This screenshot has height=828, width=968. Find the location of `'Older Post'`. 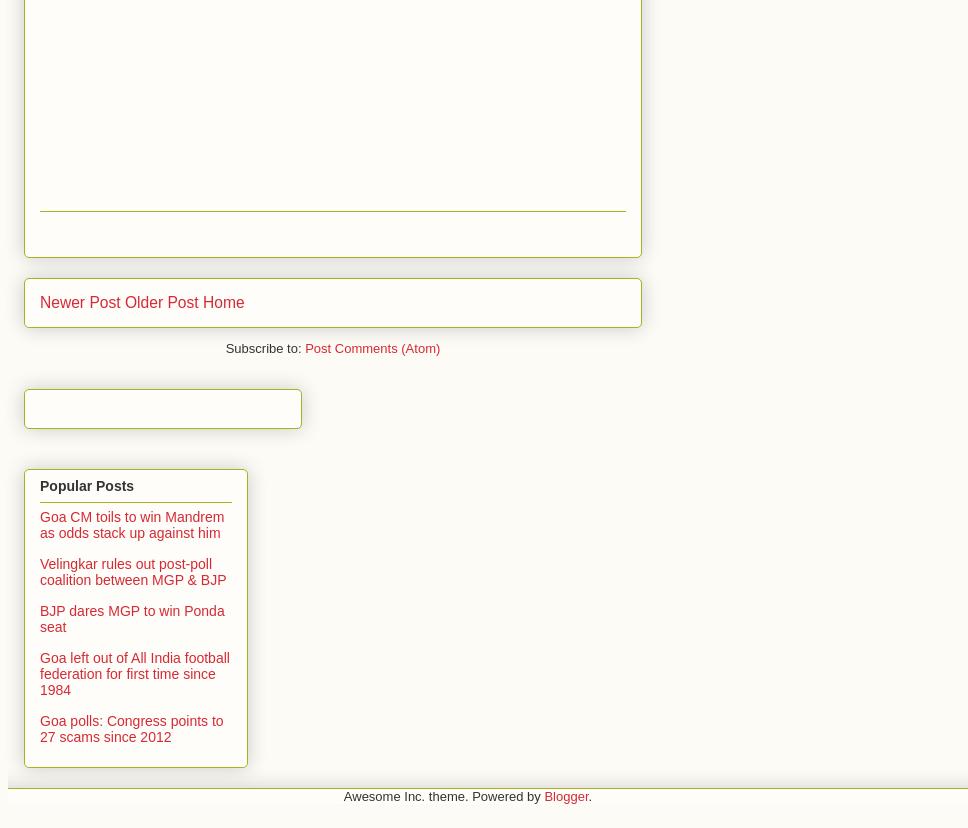

'Older Post' is located at coordinates (159, 301).